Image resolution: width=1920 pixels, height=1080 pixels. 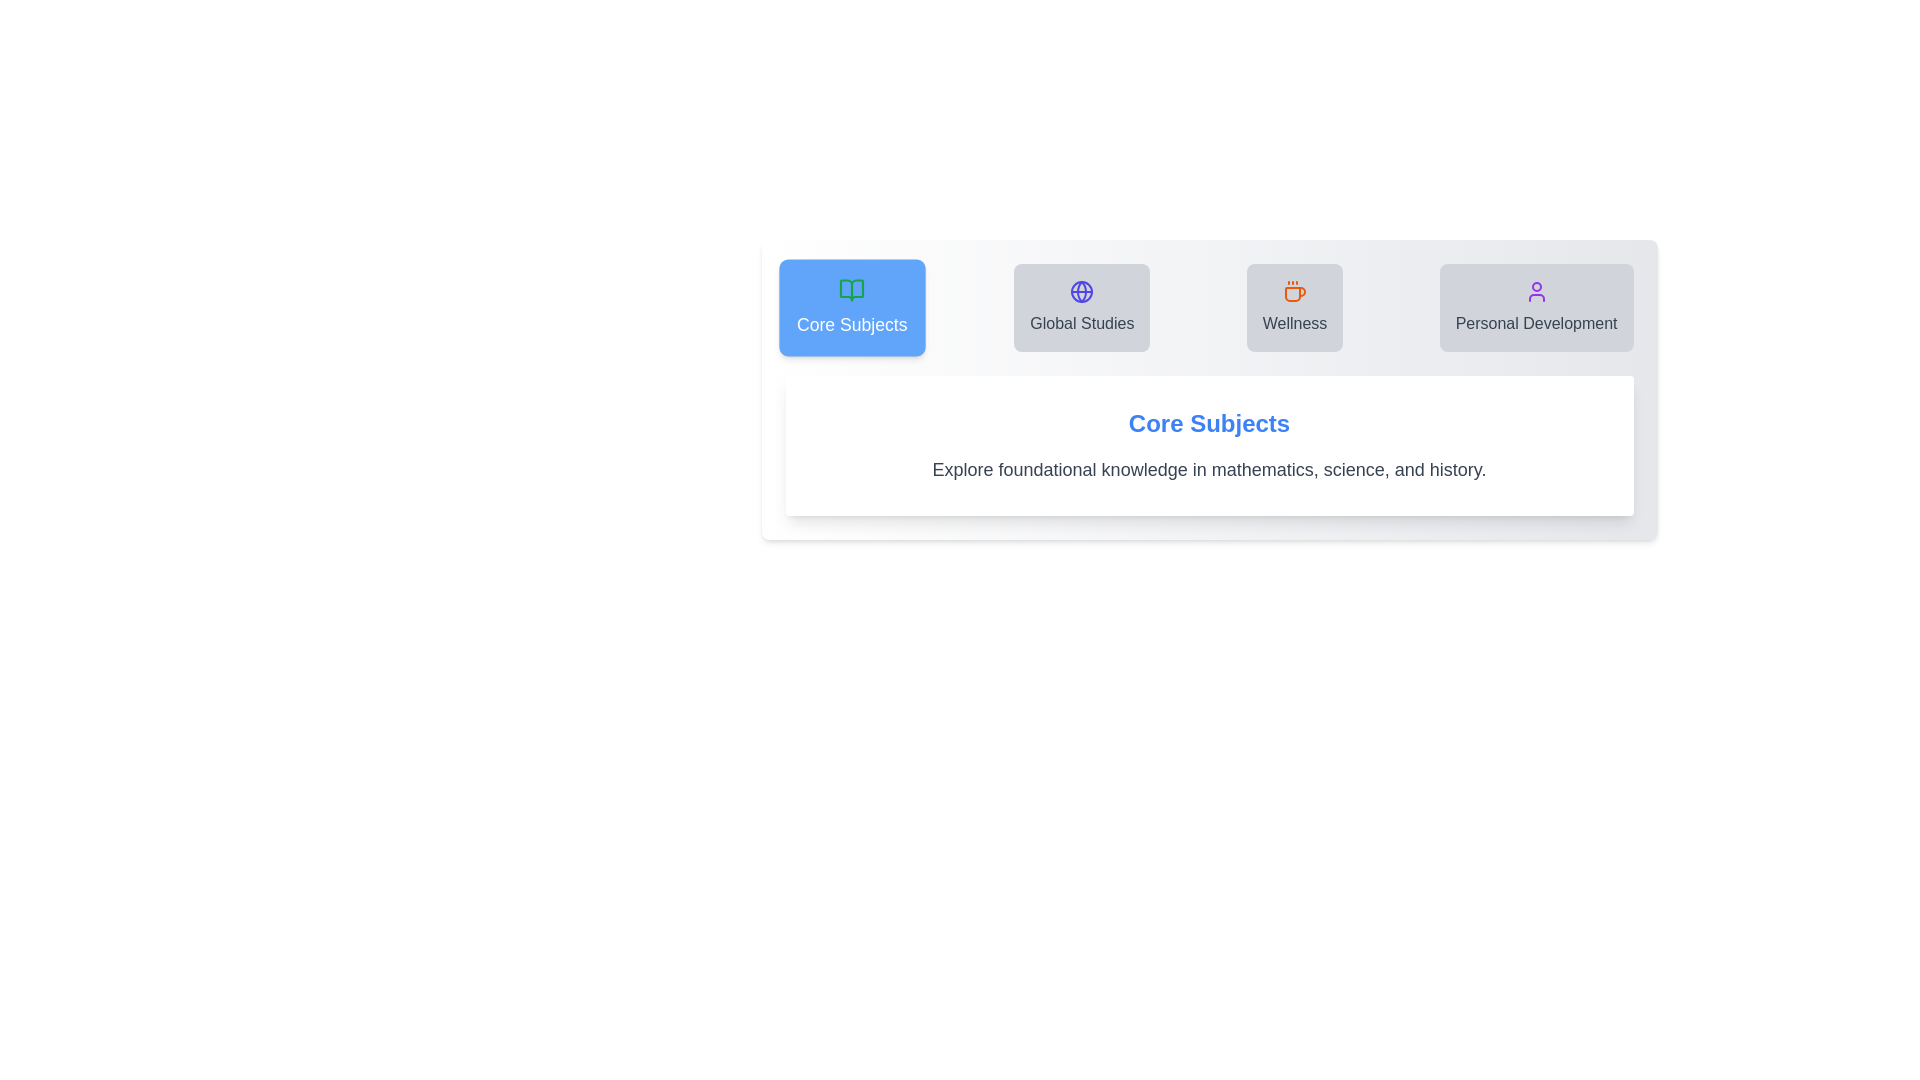 I want to click on the tab labeled Global Studies to view its content, so click(x=1081, y=308).